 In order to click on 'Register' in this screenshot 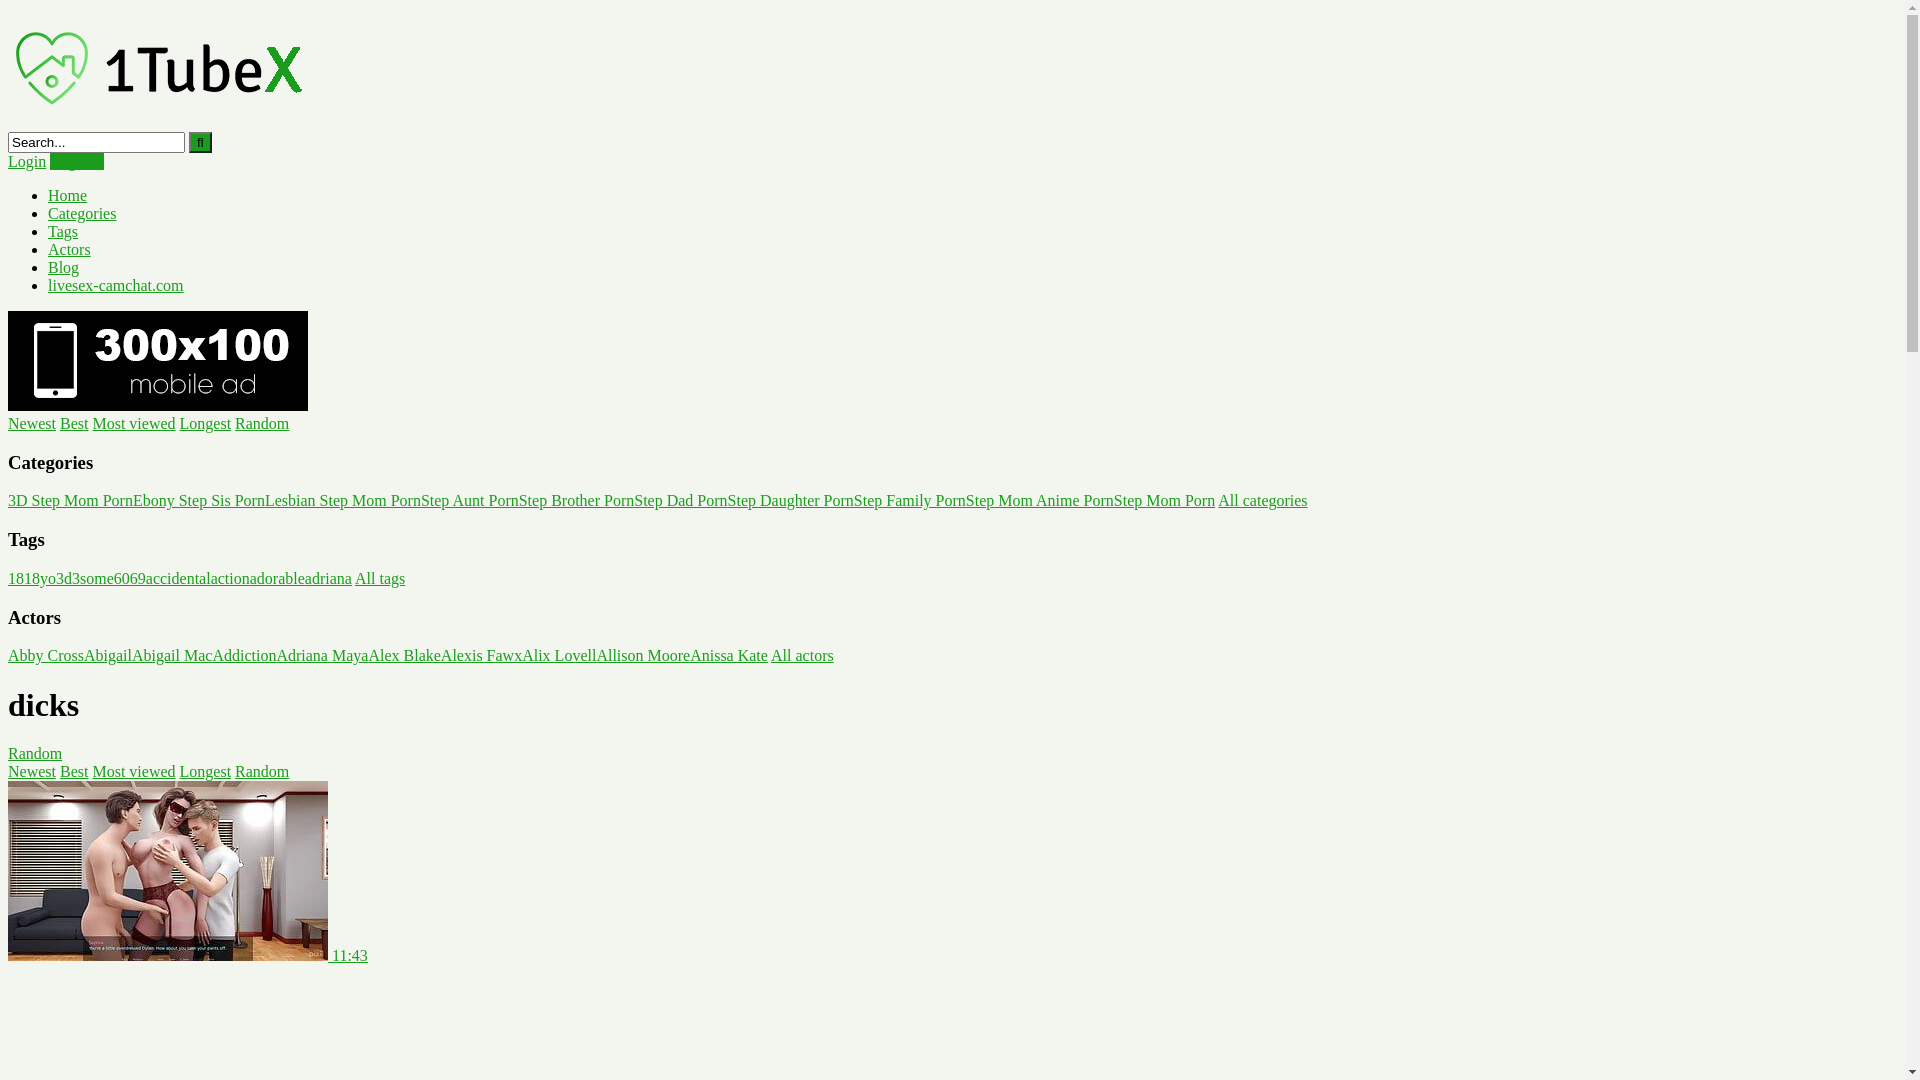, I will do `click(76, 160)`.